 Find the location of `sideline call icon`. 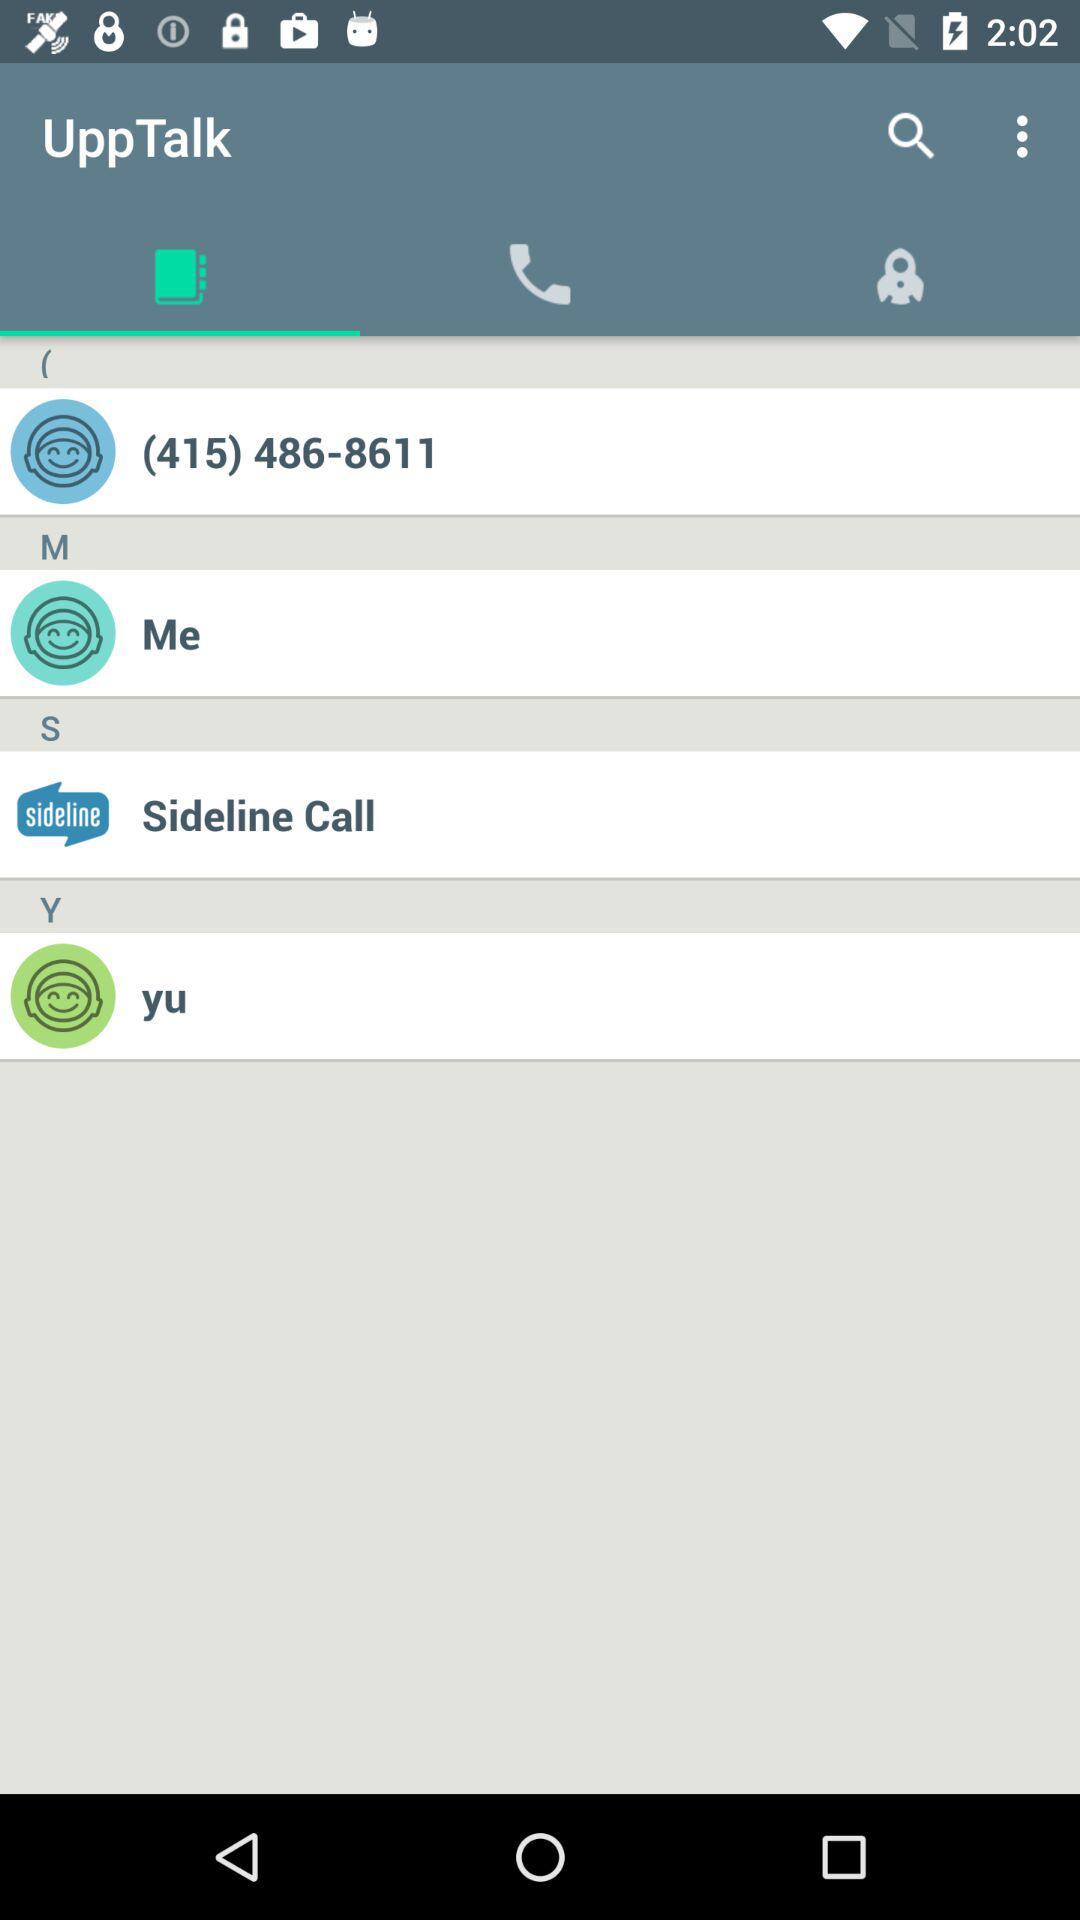

sideline call icon is located at coordinates (609, 814).